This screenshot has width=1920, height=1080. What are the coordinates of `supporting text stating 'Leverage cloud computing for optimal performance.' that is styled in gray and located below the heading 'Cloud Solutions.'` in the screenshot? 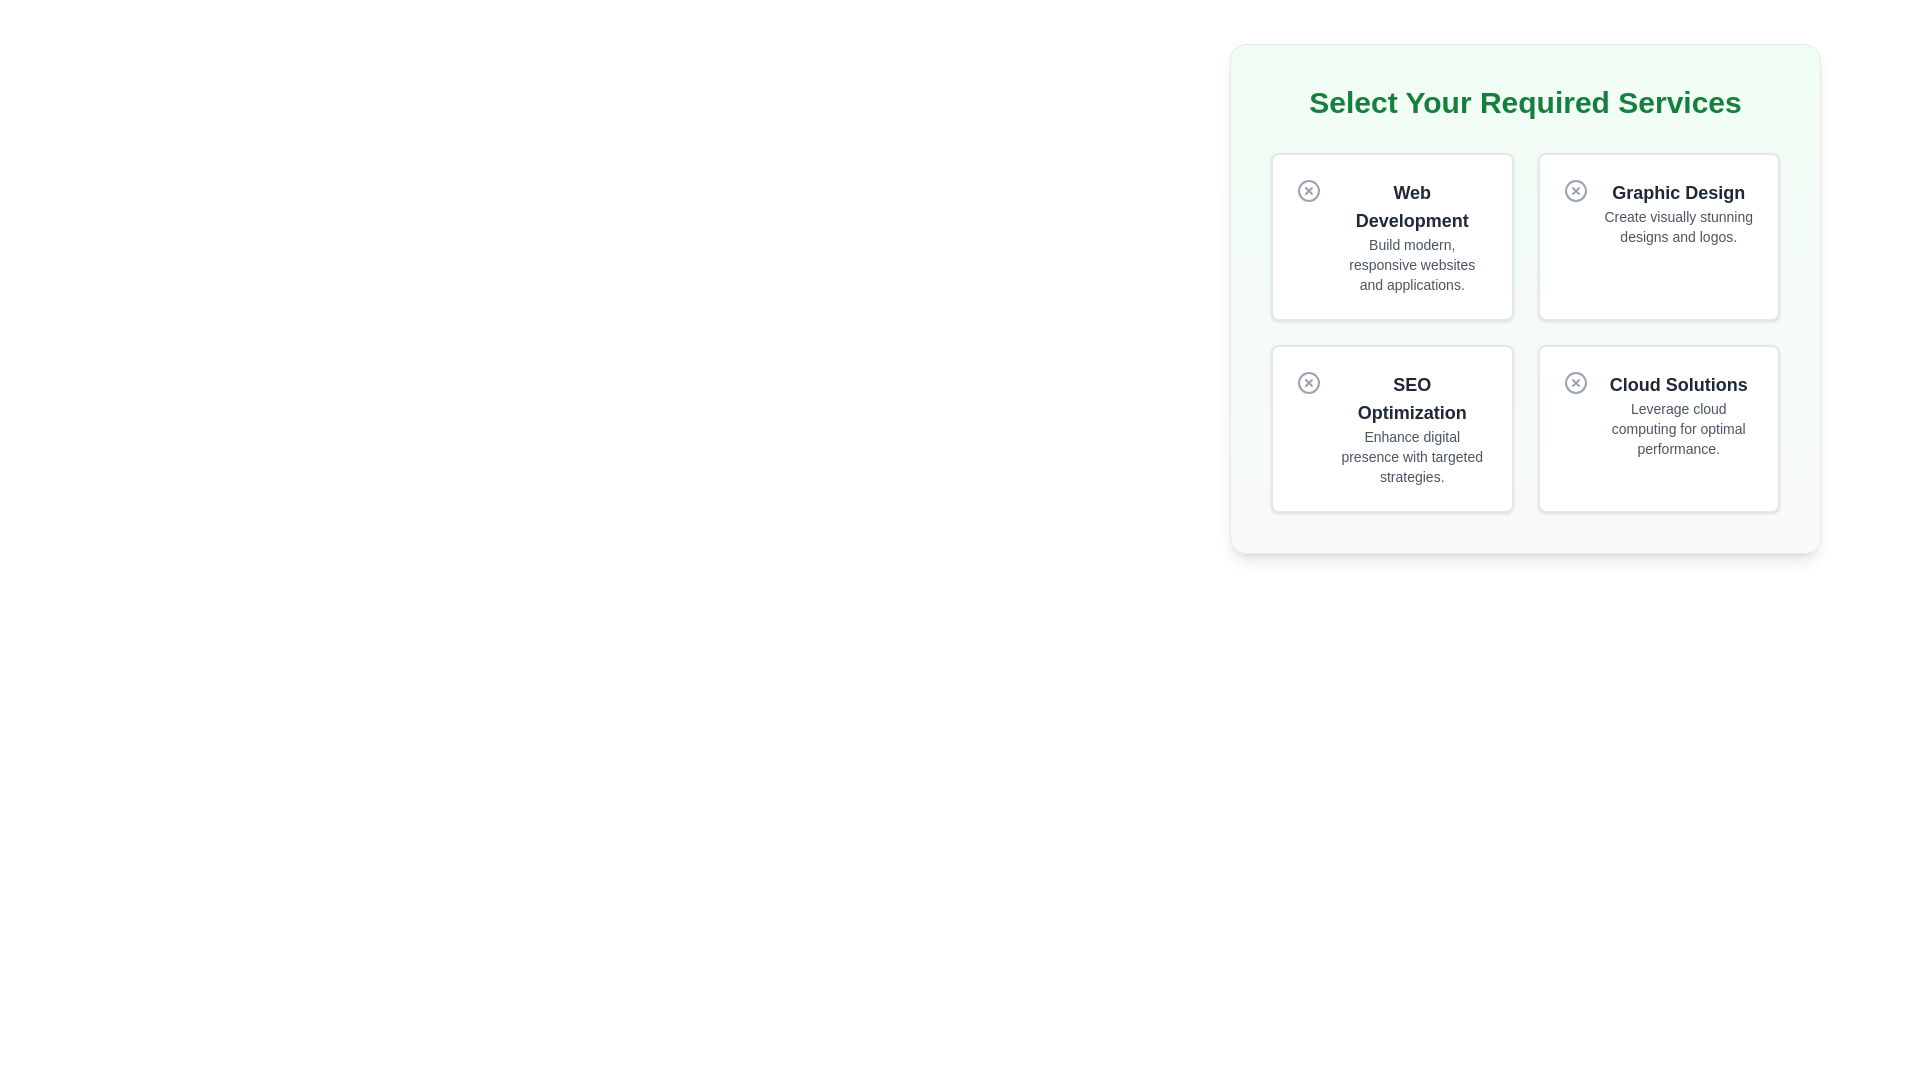 It's located at (1678, 427).